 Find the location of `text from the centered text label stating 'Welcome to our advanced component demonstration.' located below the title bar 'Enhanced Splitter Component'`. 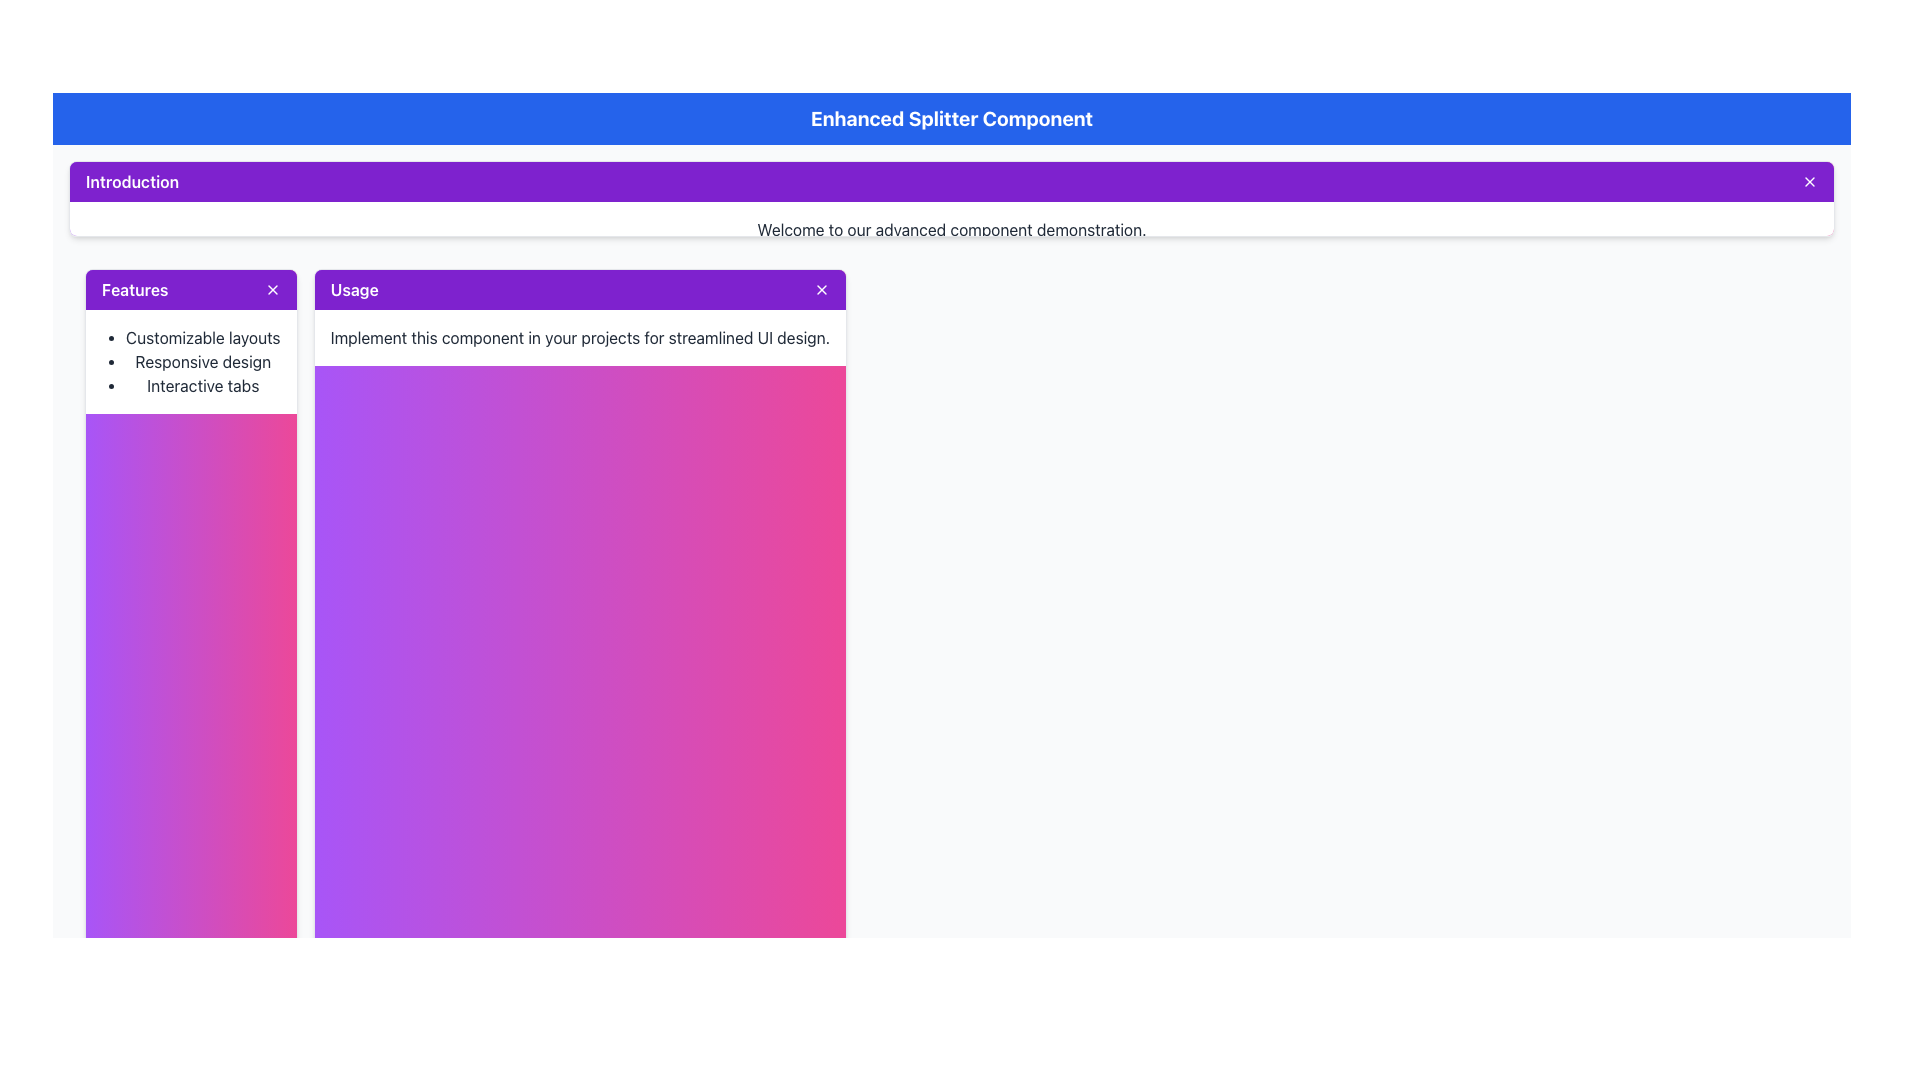

text from the centered text label stating 'Welcome to our advanced component demonstration.' located below the title bar 'Enhanced Splitter Component' is located at coordinates (950, 229).